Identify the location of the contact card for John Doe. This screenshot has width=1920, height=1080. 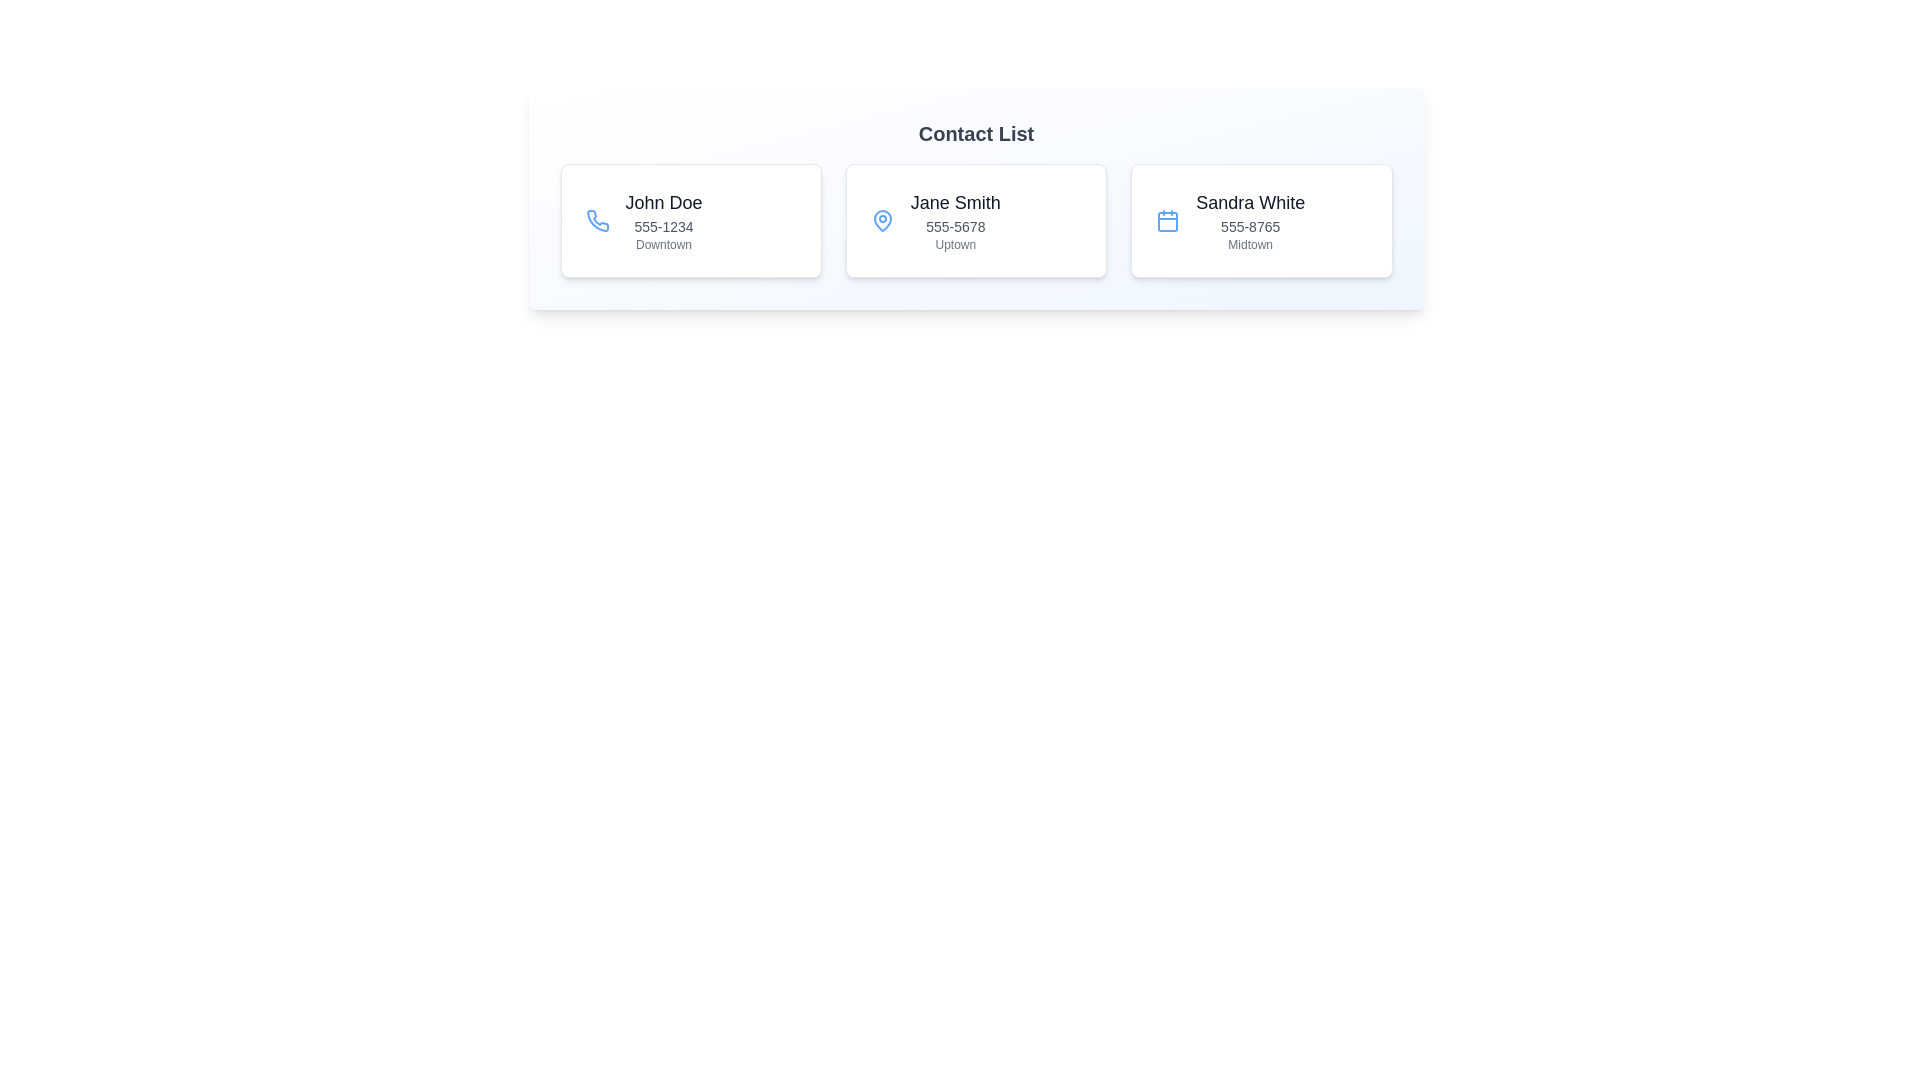
(691, 220).